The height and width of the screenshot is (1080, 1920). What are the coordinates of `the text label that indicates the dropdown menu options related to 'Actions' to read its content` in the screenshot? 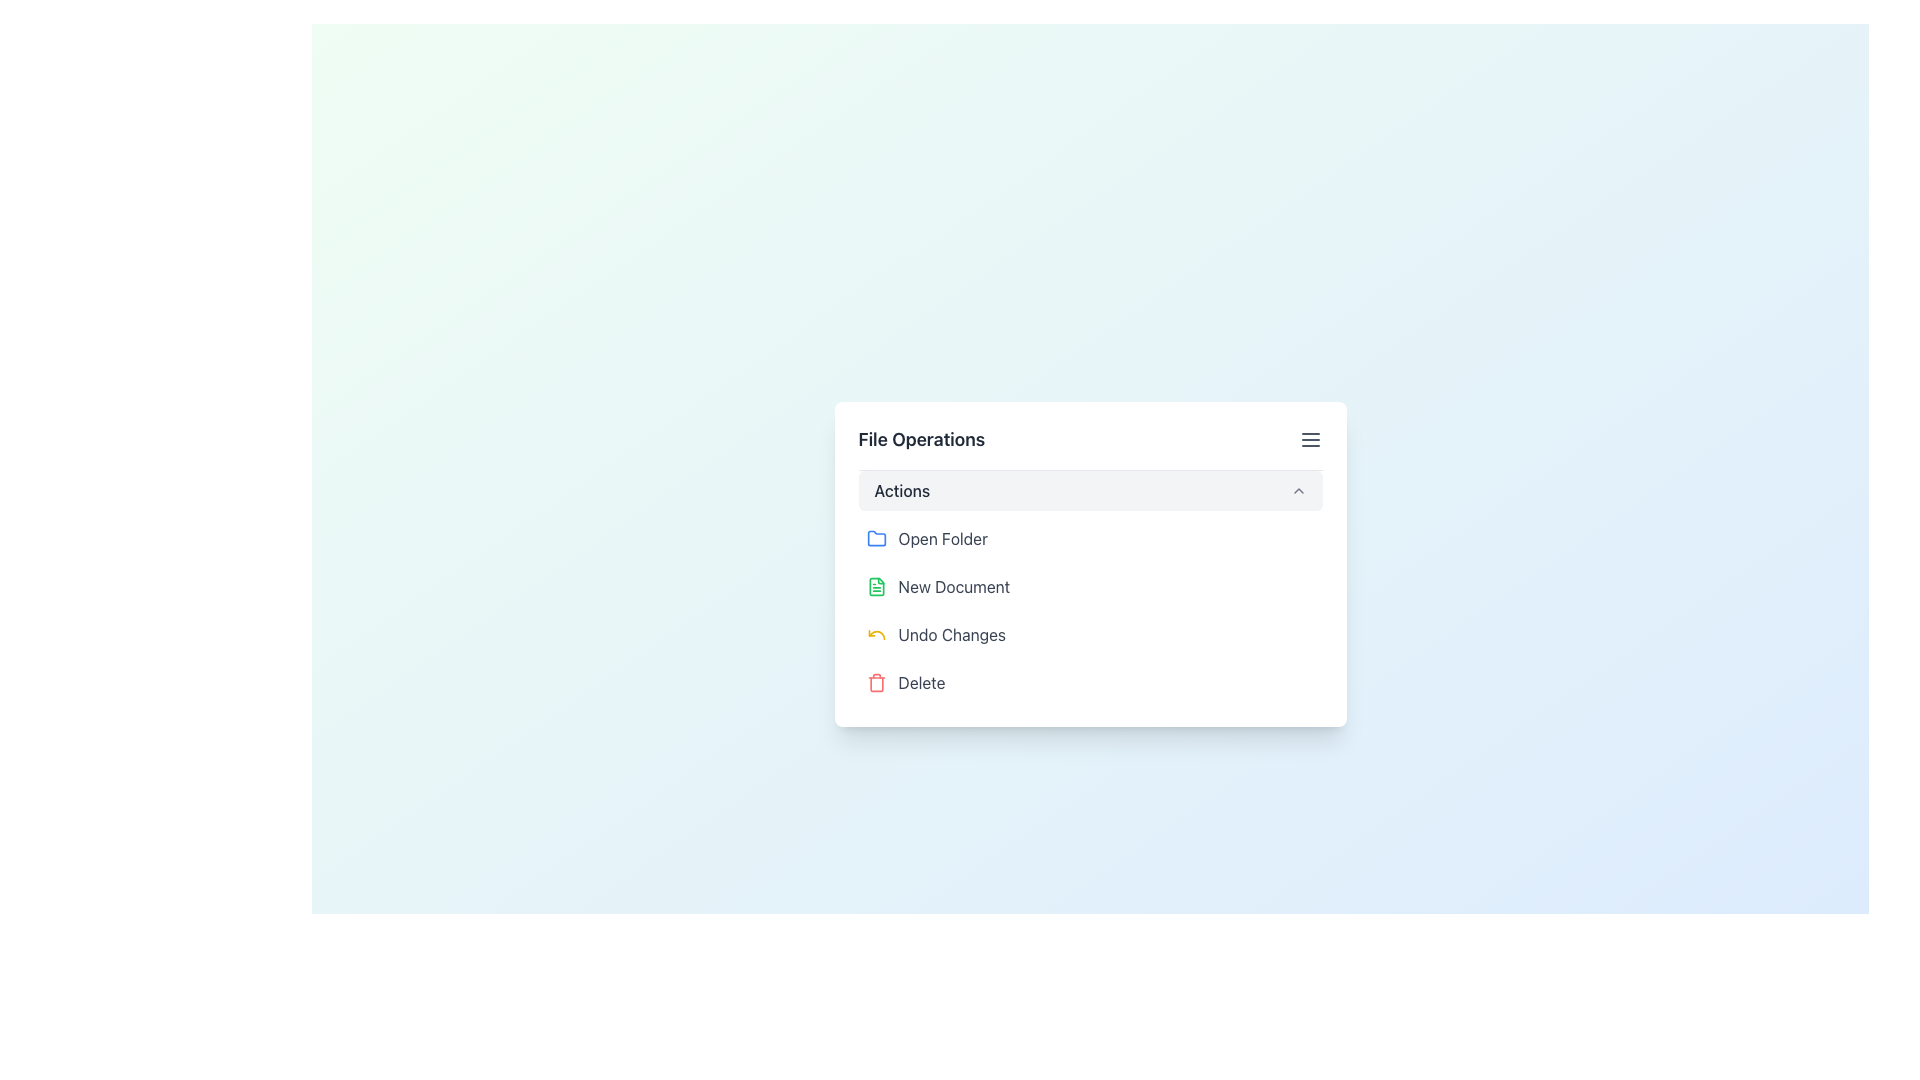 It's located at (901, 490).